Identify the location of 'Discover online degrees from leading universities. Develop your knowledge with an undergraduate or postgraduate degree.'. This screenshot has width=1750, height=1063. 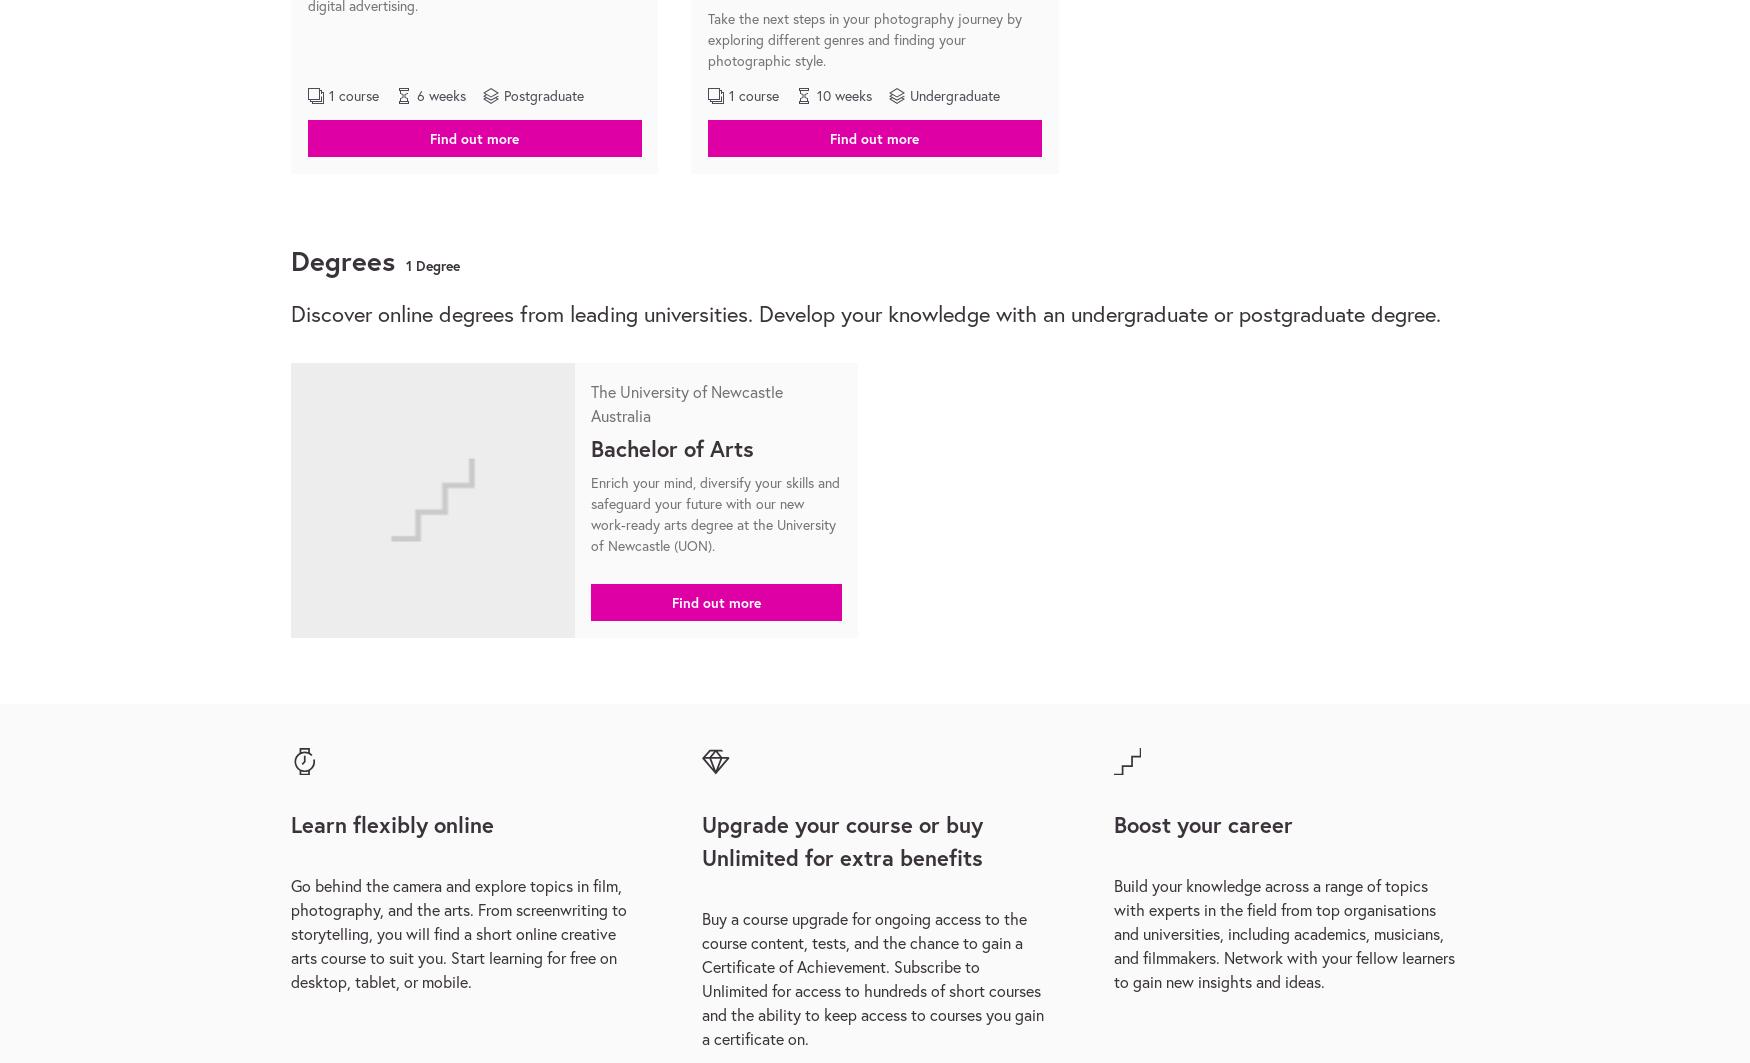
(866, 313).